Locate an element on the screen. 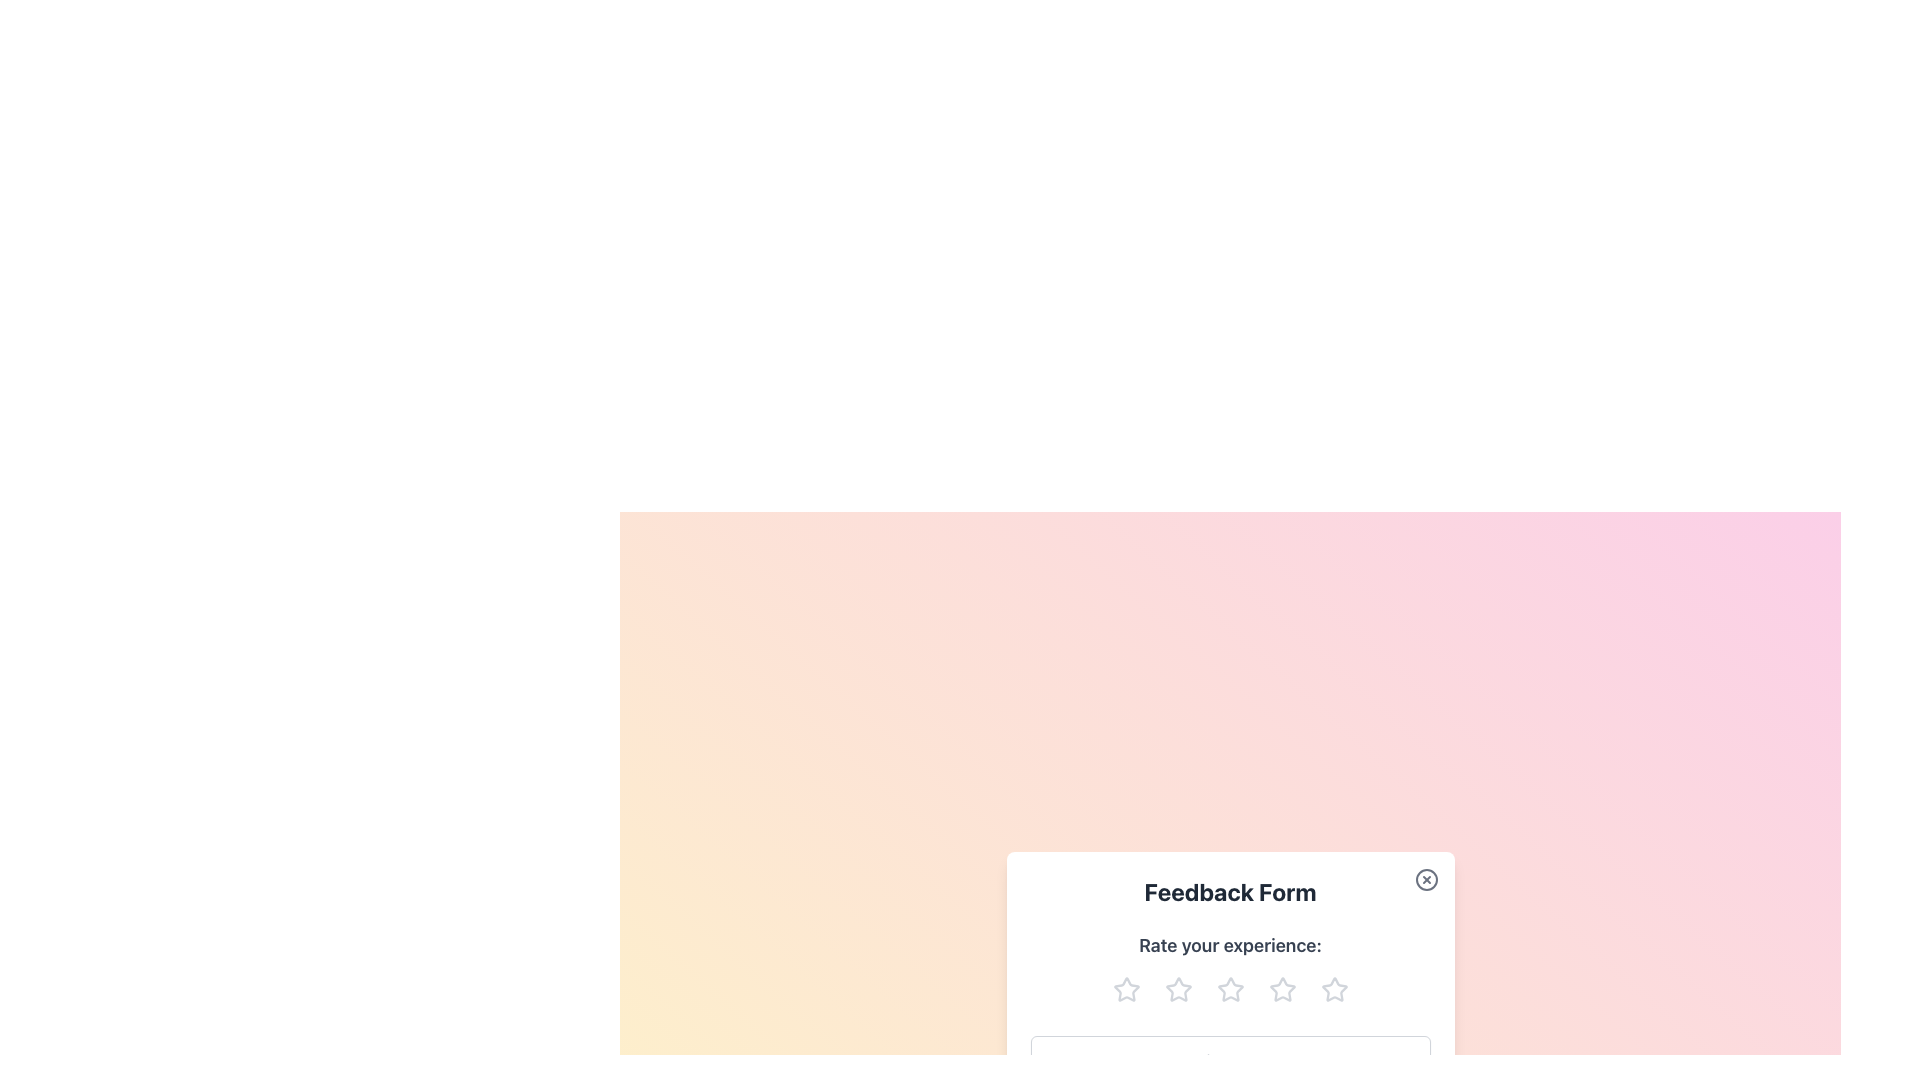 This screenshot has height=1080, width=1920. the fourth star in the horizontal row of rating stars within the 'Feedback Form' dialog is located at coordinates (1334, 990).